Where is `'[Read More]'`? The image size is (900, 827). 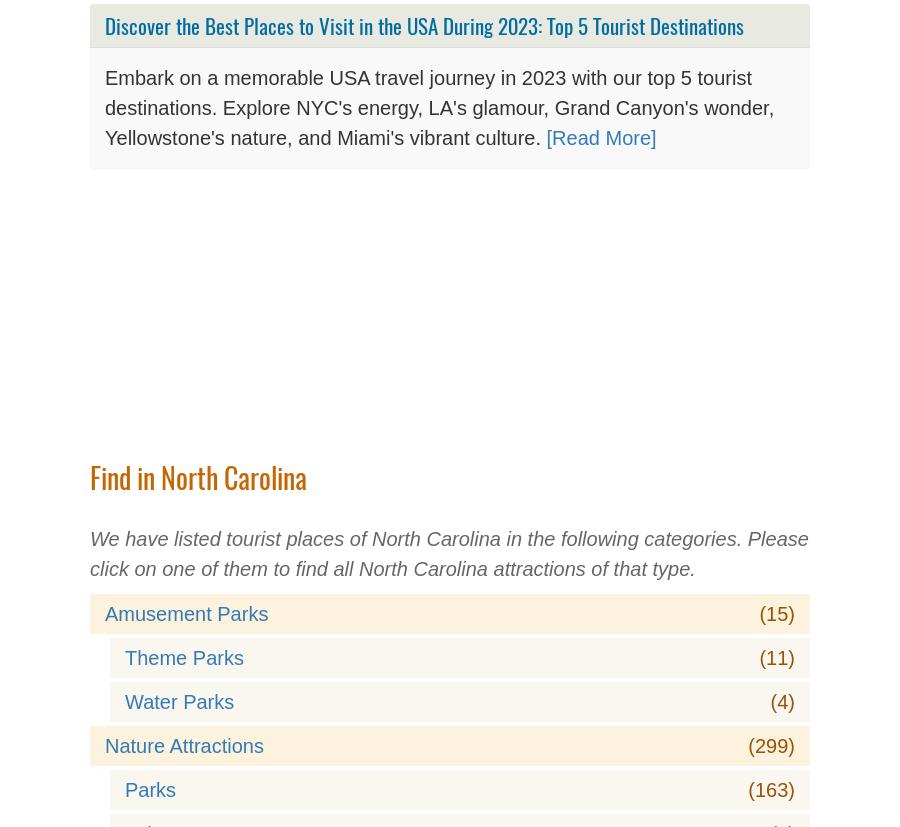 '[Read More]' is located at coordinates (601, 138).